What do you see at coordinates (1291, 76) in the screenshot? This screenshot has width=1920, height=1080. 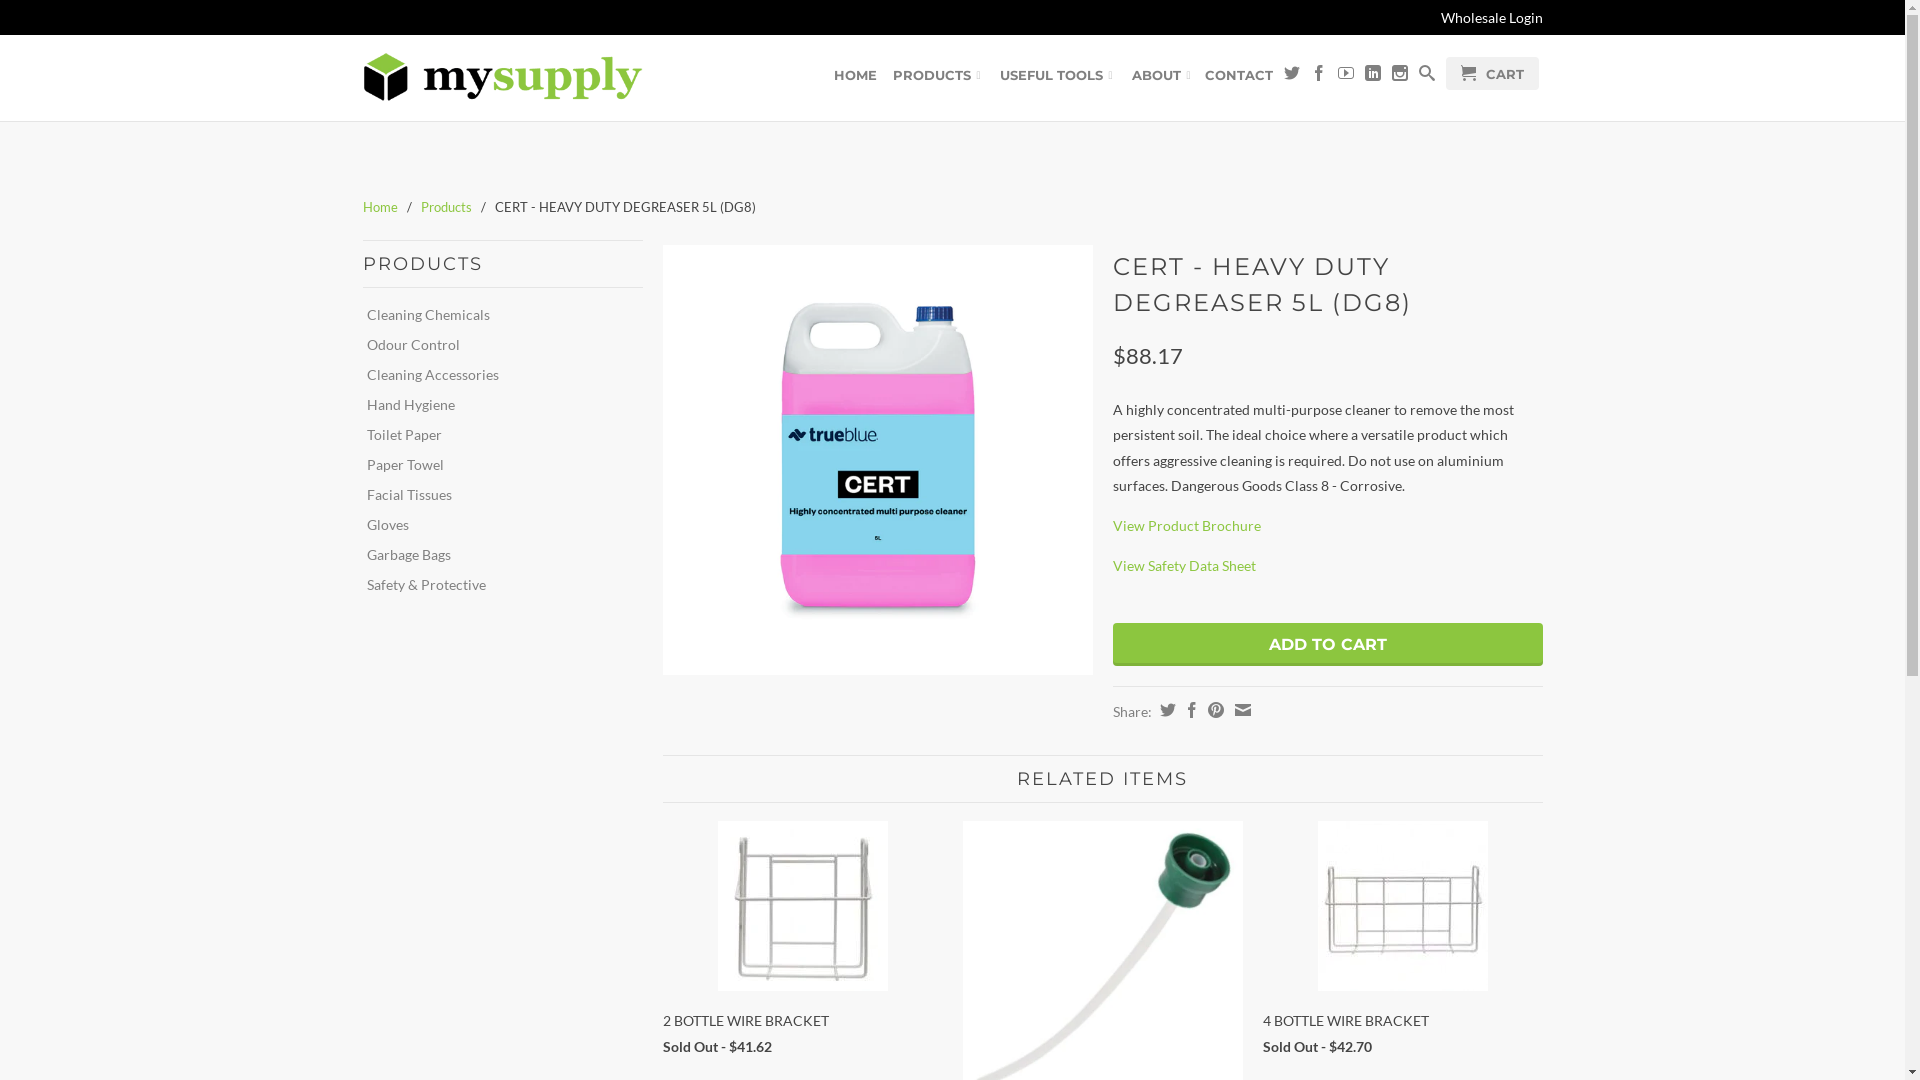 I see `'mysupply on Twitter'` at bounding box center [1291, 76].